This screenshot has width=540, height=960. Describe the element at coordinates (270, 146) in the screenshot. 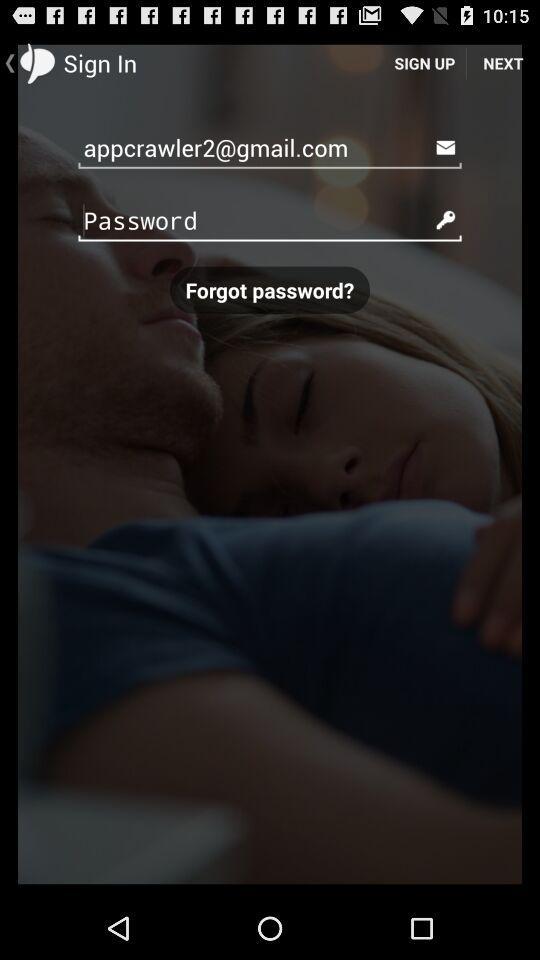

I see `the appcrawler2@gmail.com icon` at that location.